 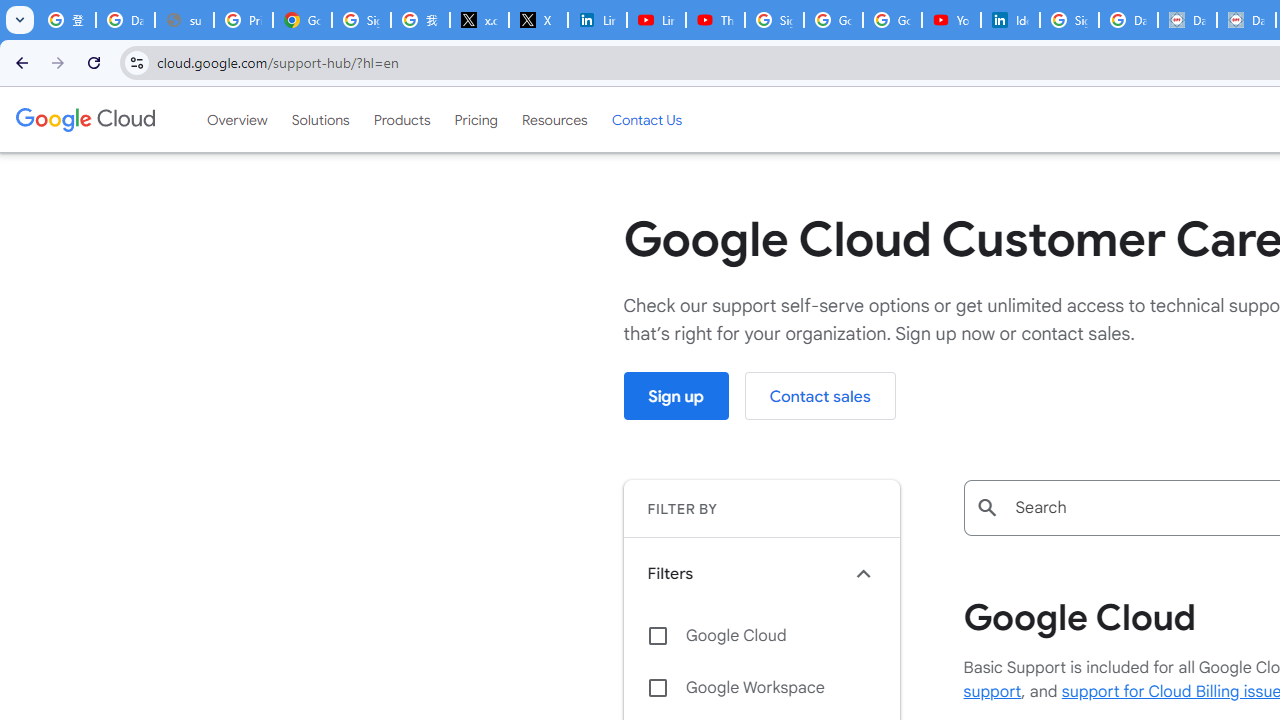 I want to click on 'X', so click(x=538, y=20).